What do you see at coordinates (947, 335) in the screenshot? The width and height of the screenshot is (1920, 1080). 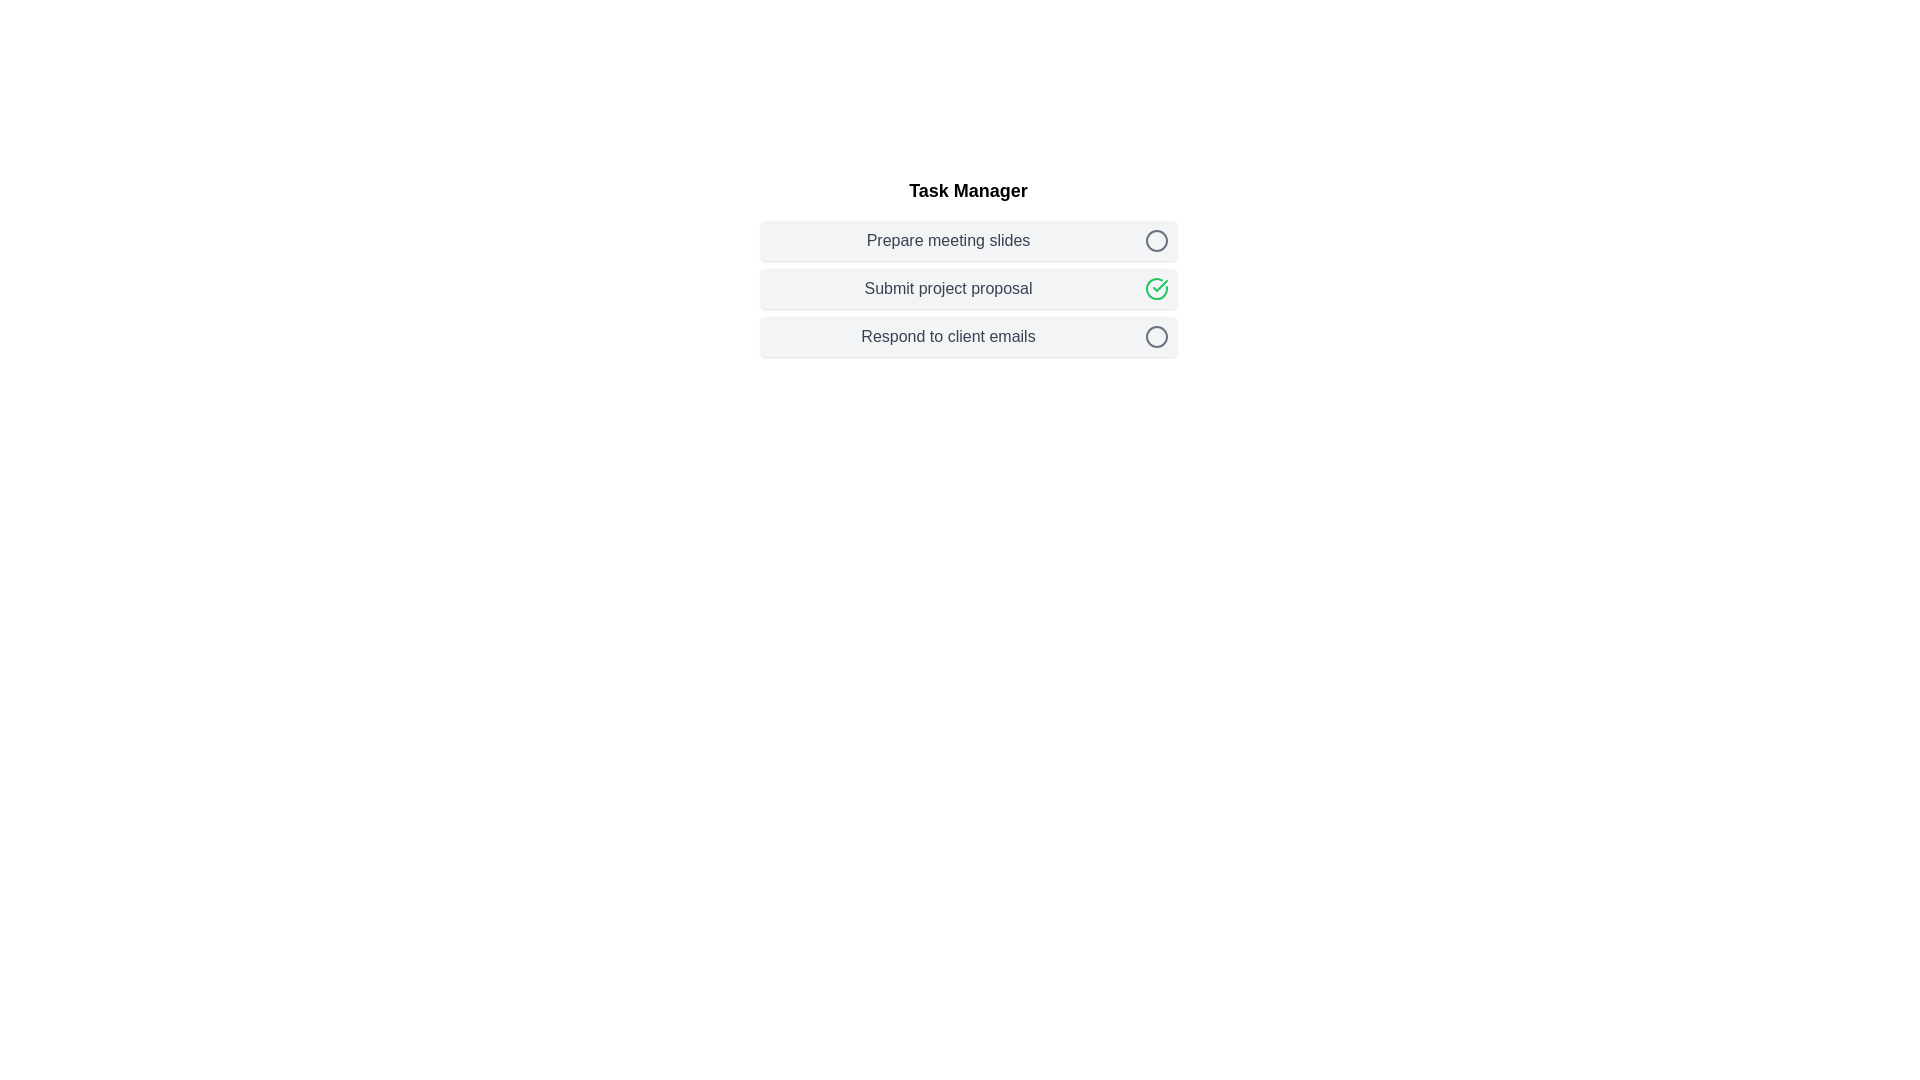 I see `the text display element that describes the third task in the list, which follows the items titled 'Prepare meeting slides' and 'Submit project proposal'` at bounding box center [947, 335].